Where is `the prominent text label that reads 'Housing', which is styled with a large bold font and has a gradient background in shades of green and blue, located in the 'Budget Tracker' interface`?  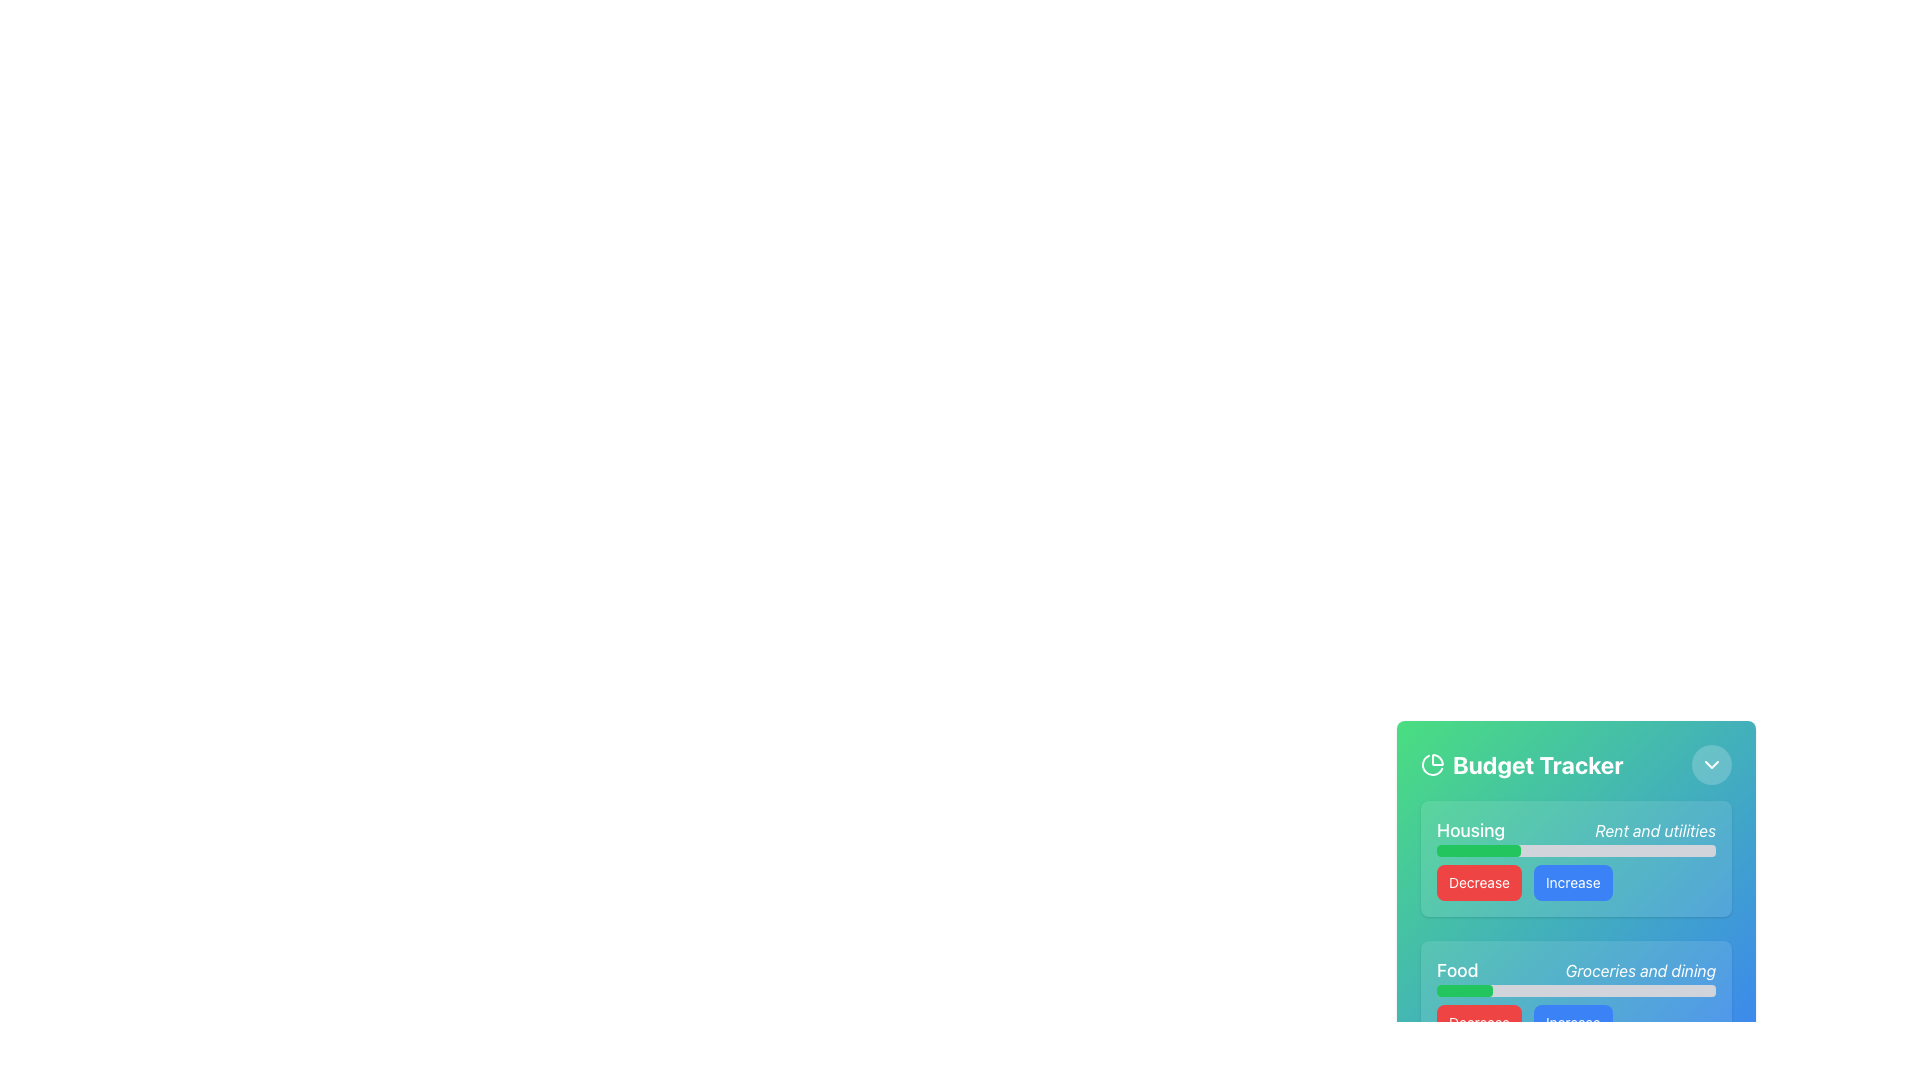 the prominent text label that reads 'Housing', which is styled with a large bold font and has a gradient background in shades of green and blue, located in the 'Budget Tracker' interface is located at coordinates (1471, 830).